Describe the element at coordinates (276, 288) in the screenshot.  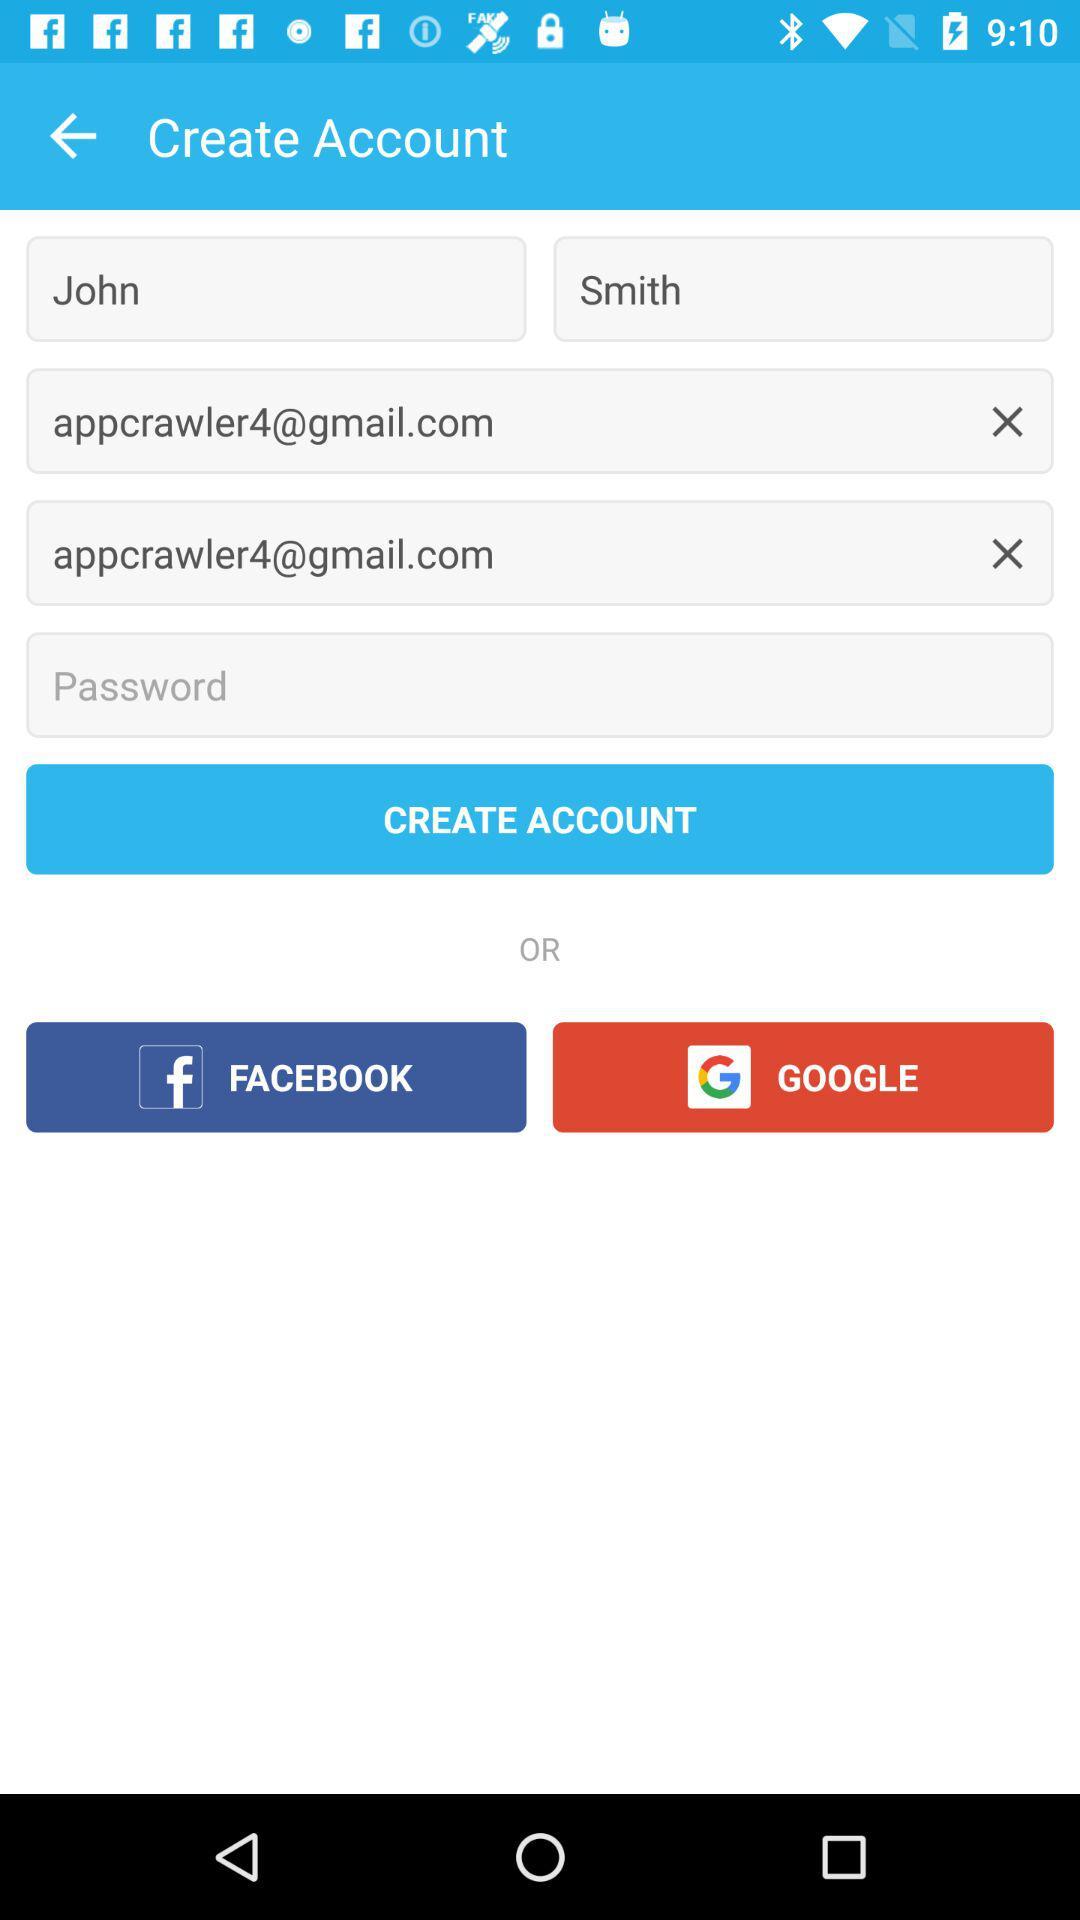
I see `john` at that location.